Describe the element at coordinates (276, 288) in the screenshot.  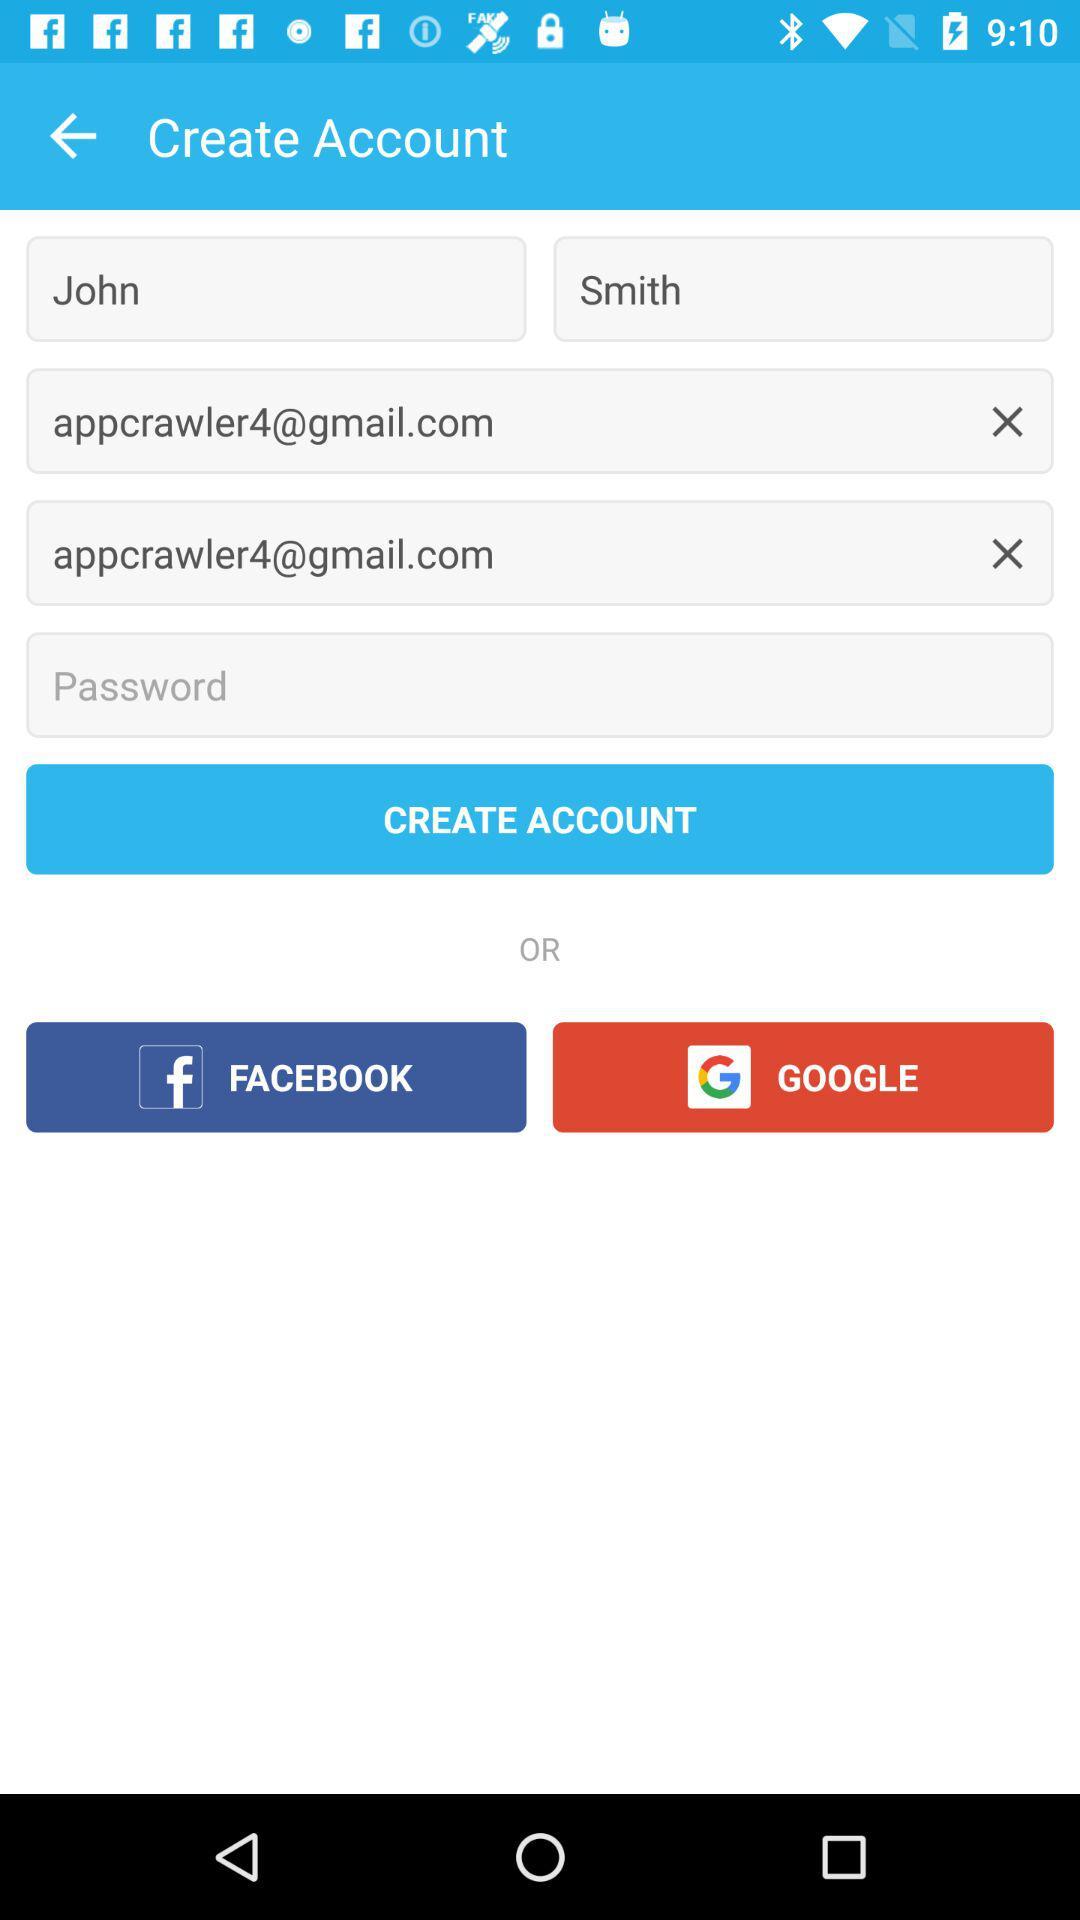
I see `john` at that location.